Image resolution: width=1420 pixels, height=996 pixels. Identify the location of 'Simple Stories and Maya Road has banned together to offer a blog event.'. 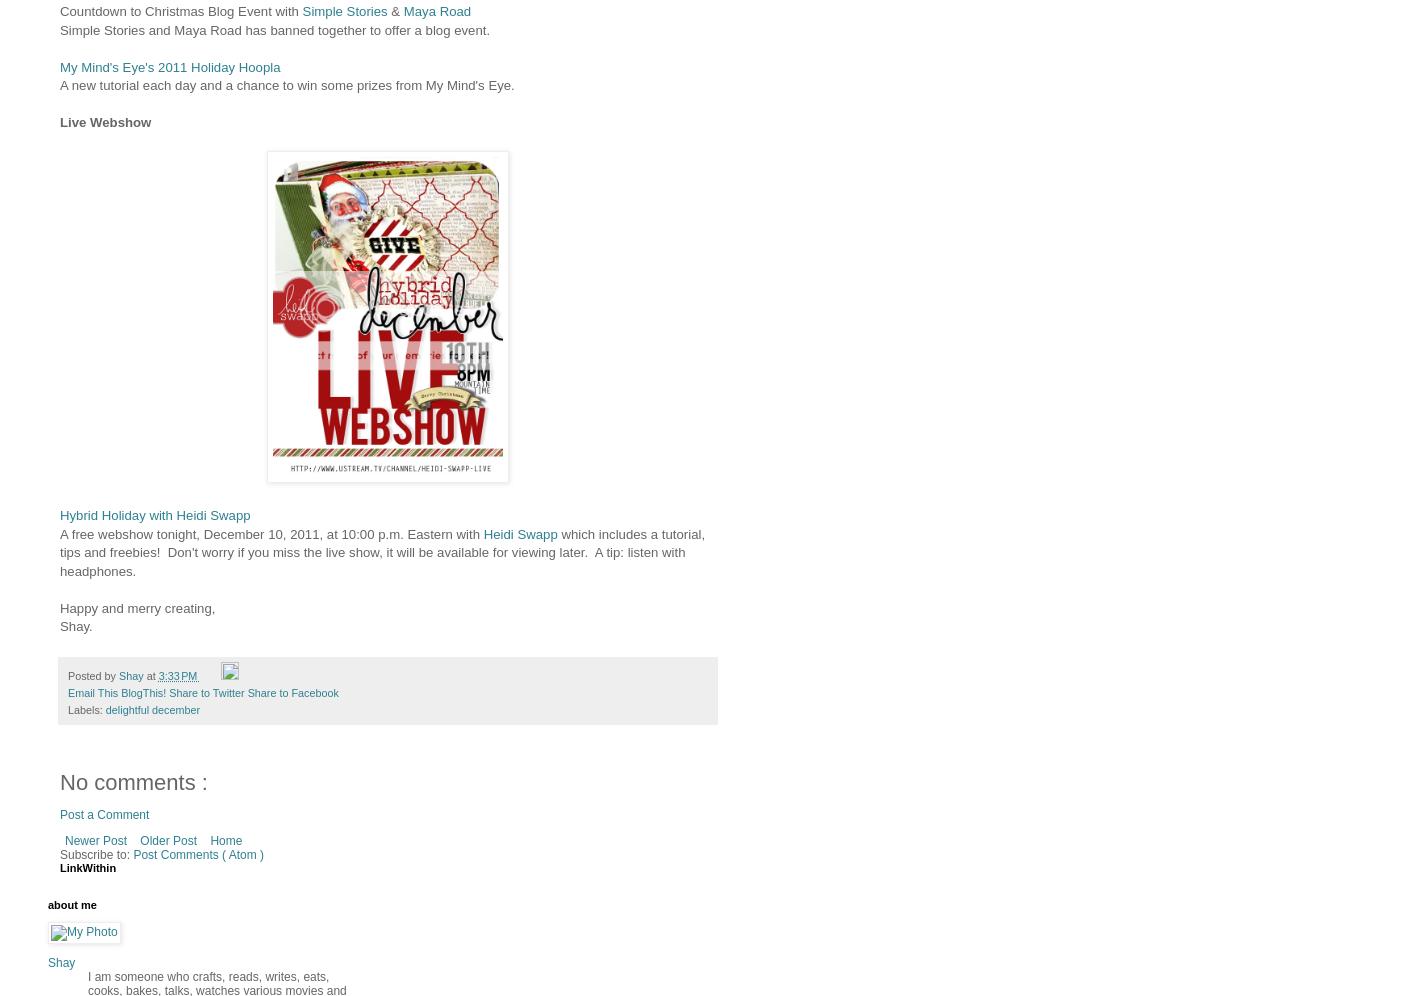
(60, 29).